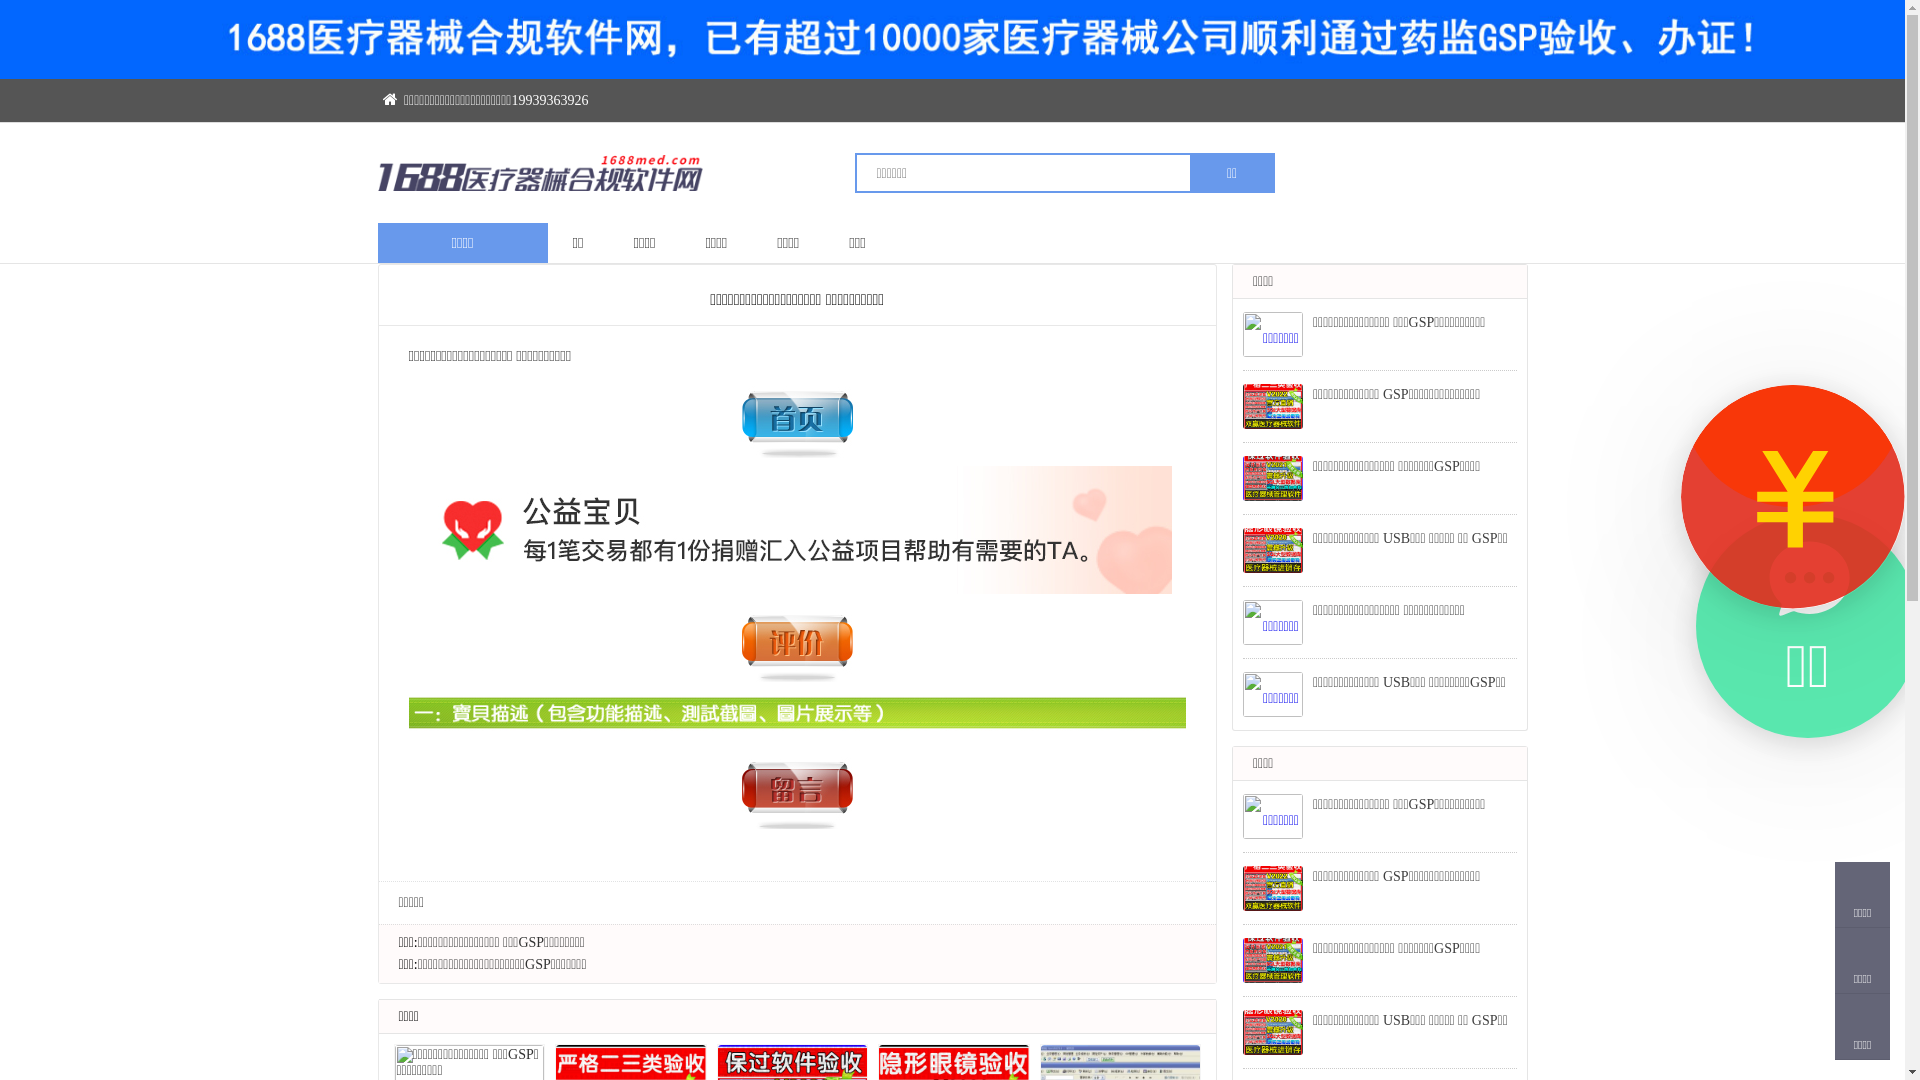 This screenshot has width=1920, height=1080. What do you see at coordinates (421, 528) in the screenshot?
I see `'x1.jpg'` at bounding box center [421, 528].